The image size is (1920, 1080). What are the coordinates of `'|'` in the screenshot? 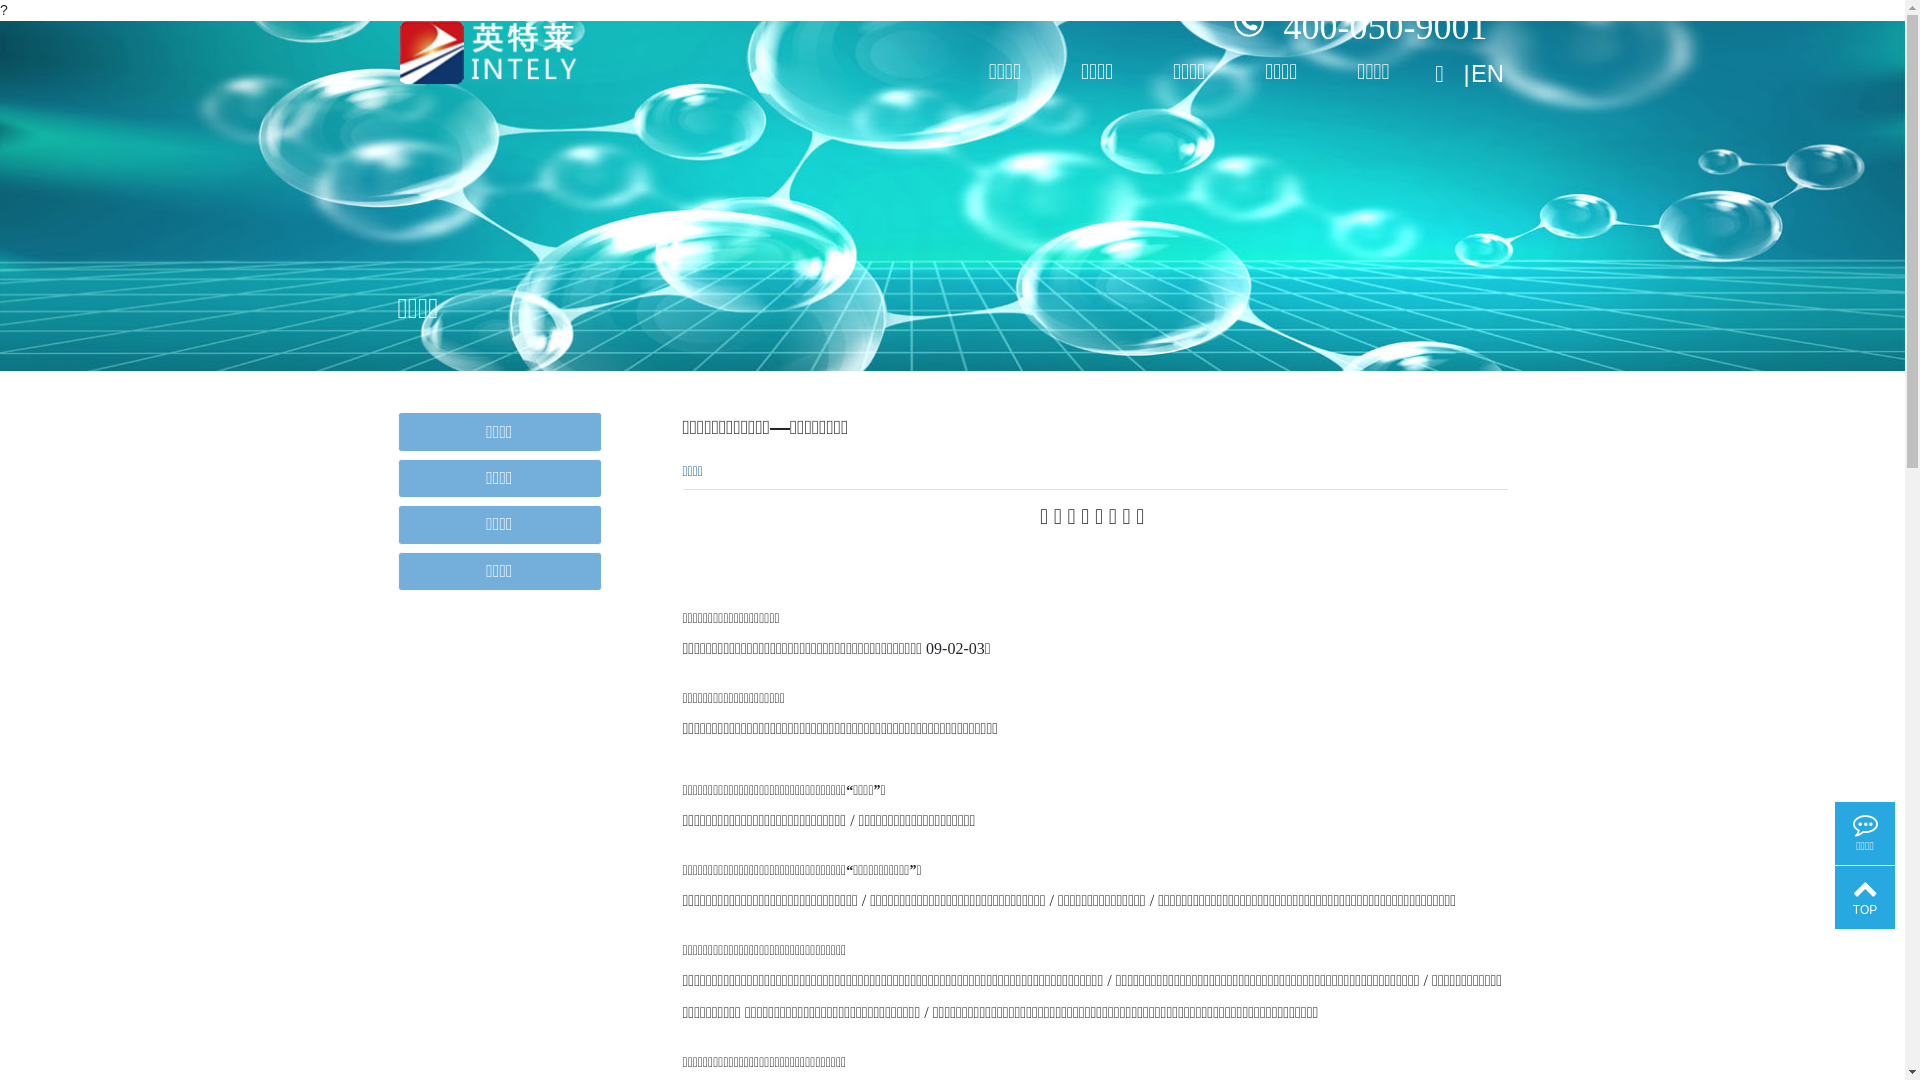 It's located at (1464, 65).